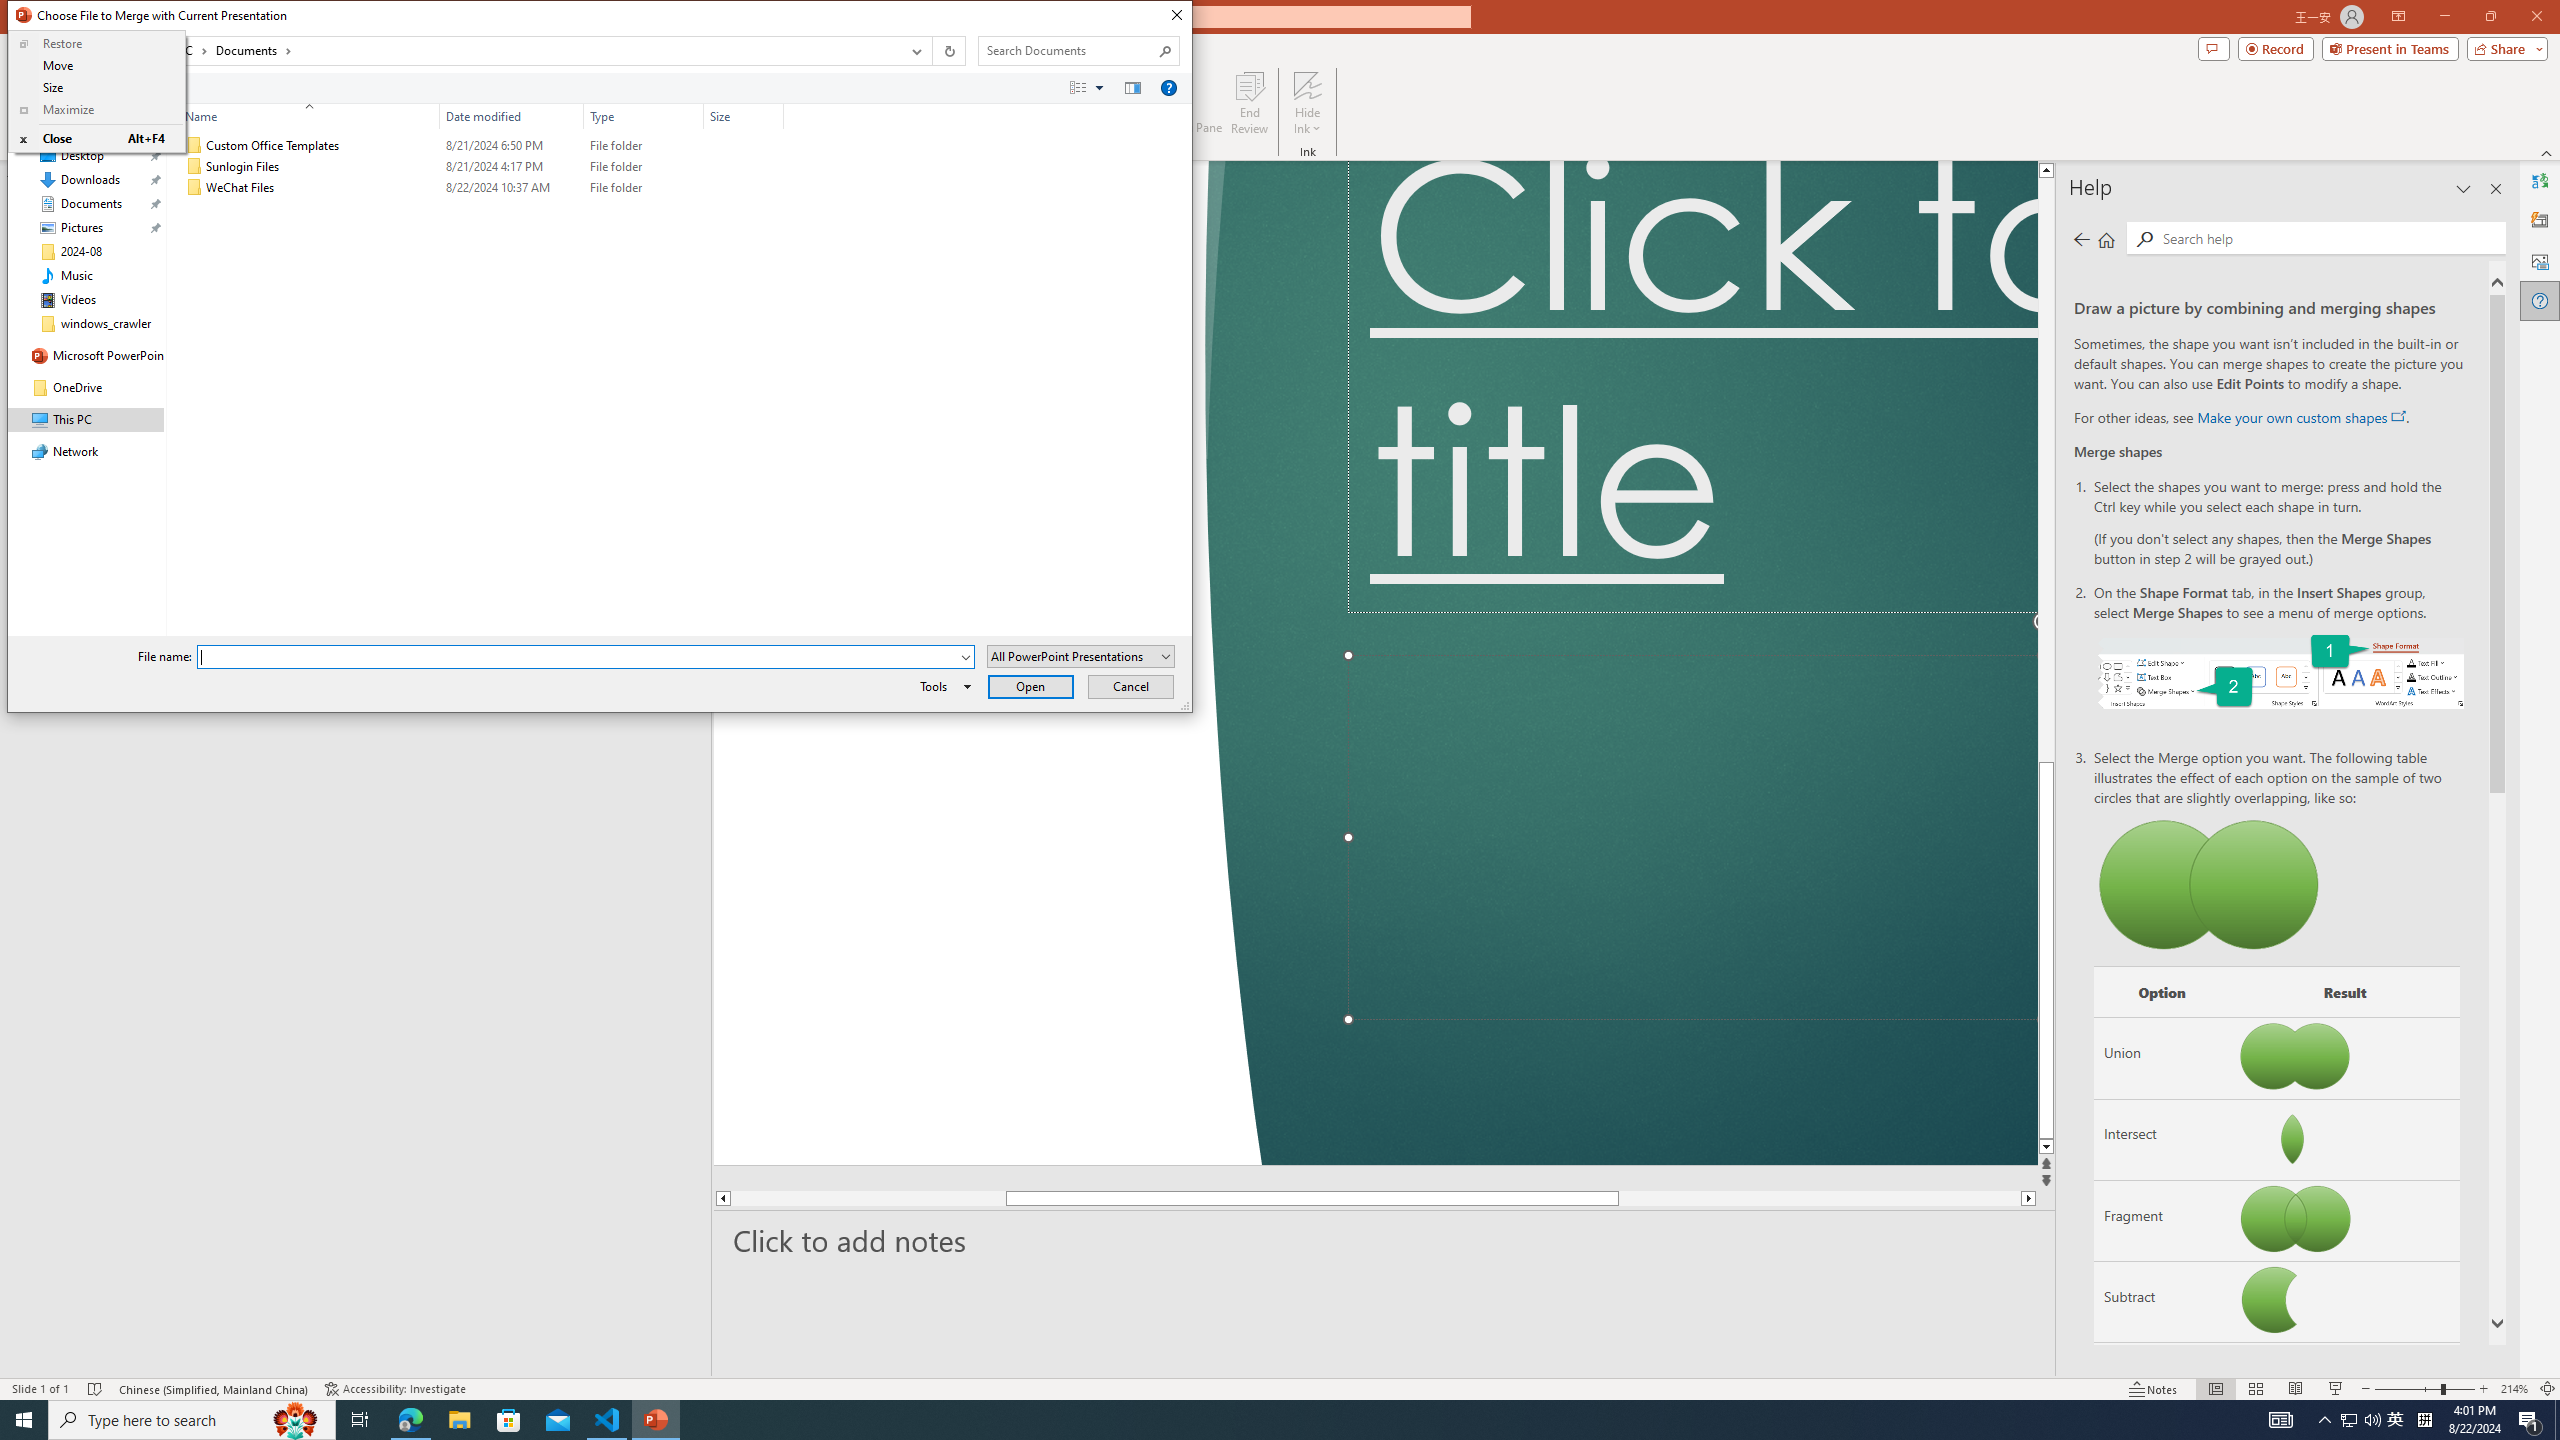  I want to click on 'Intersect', so click(2160, 1138).